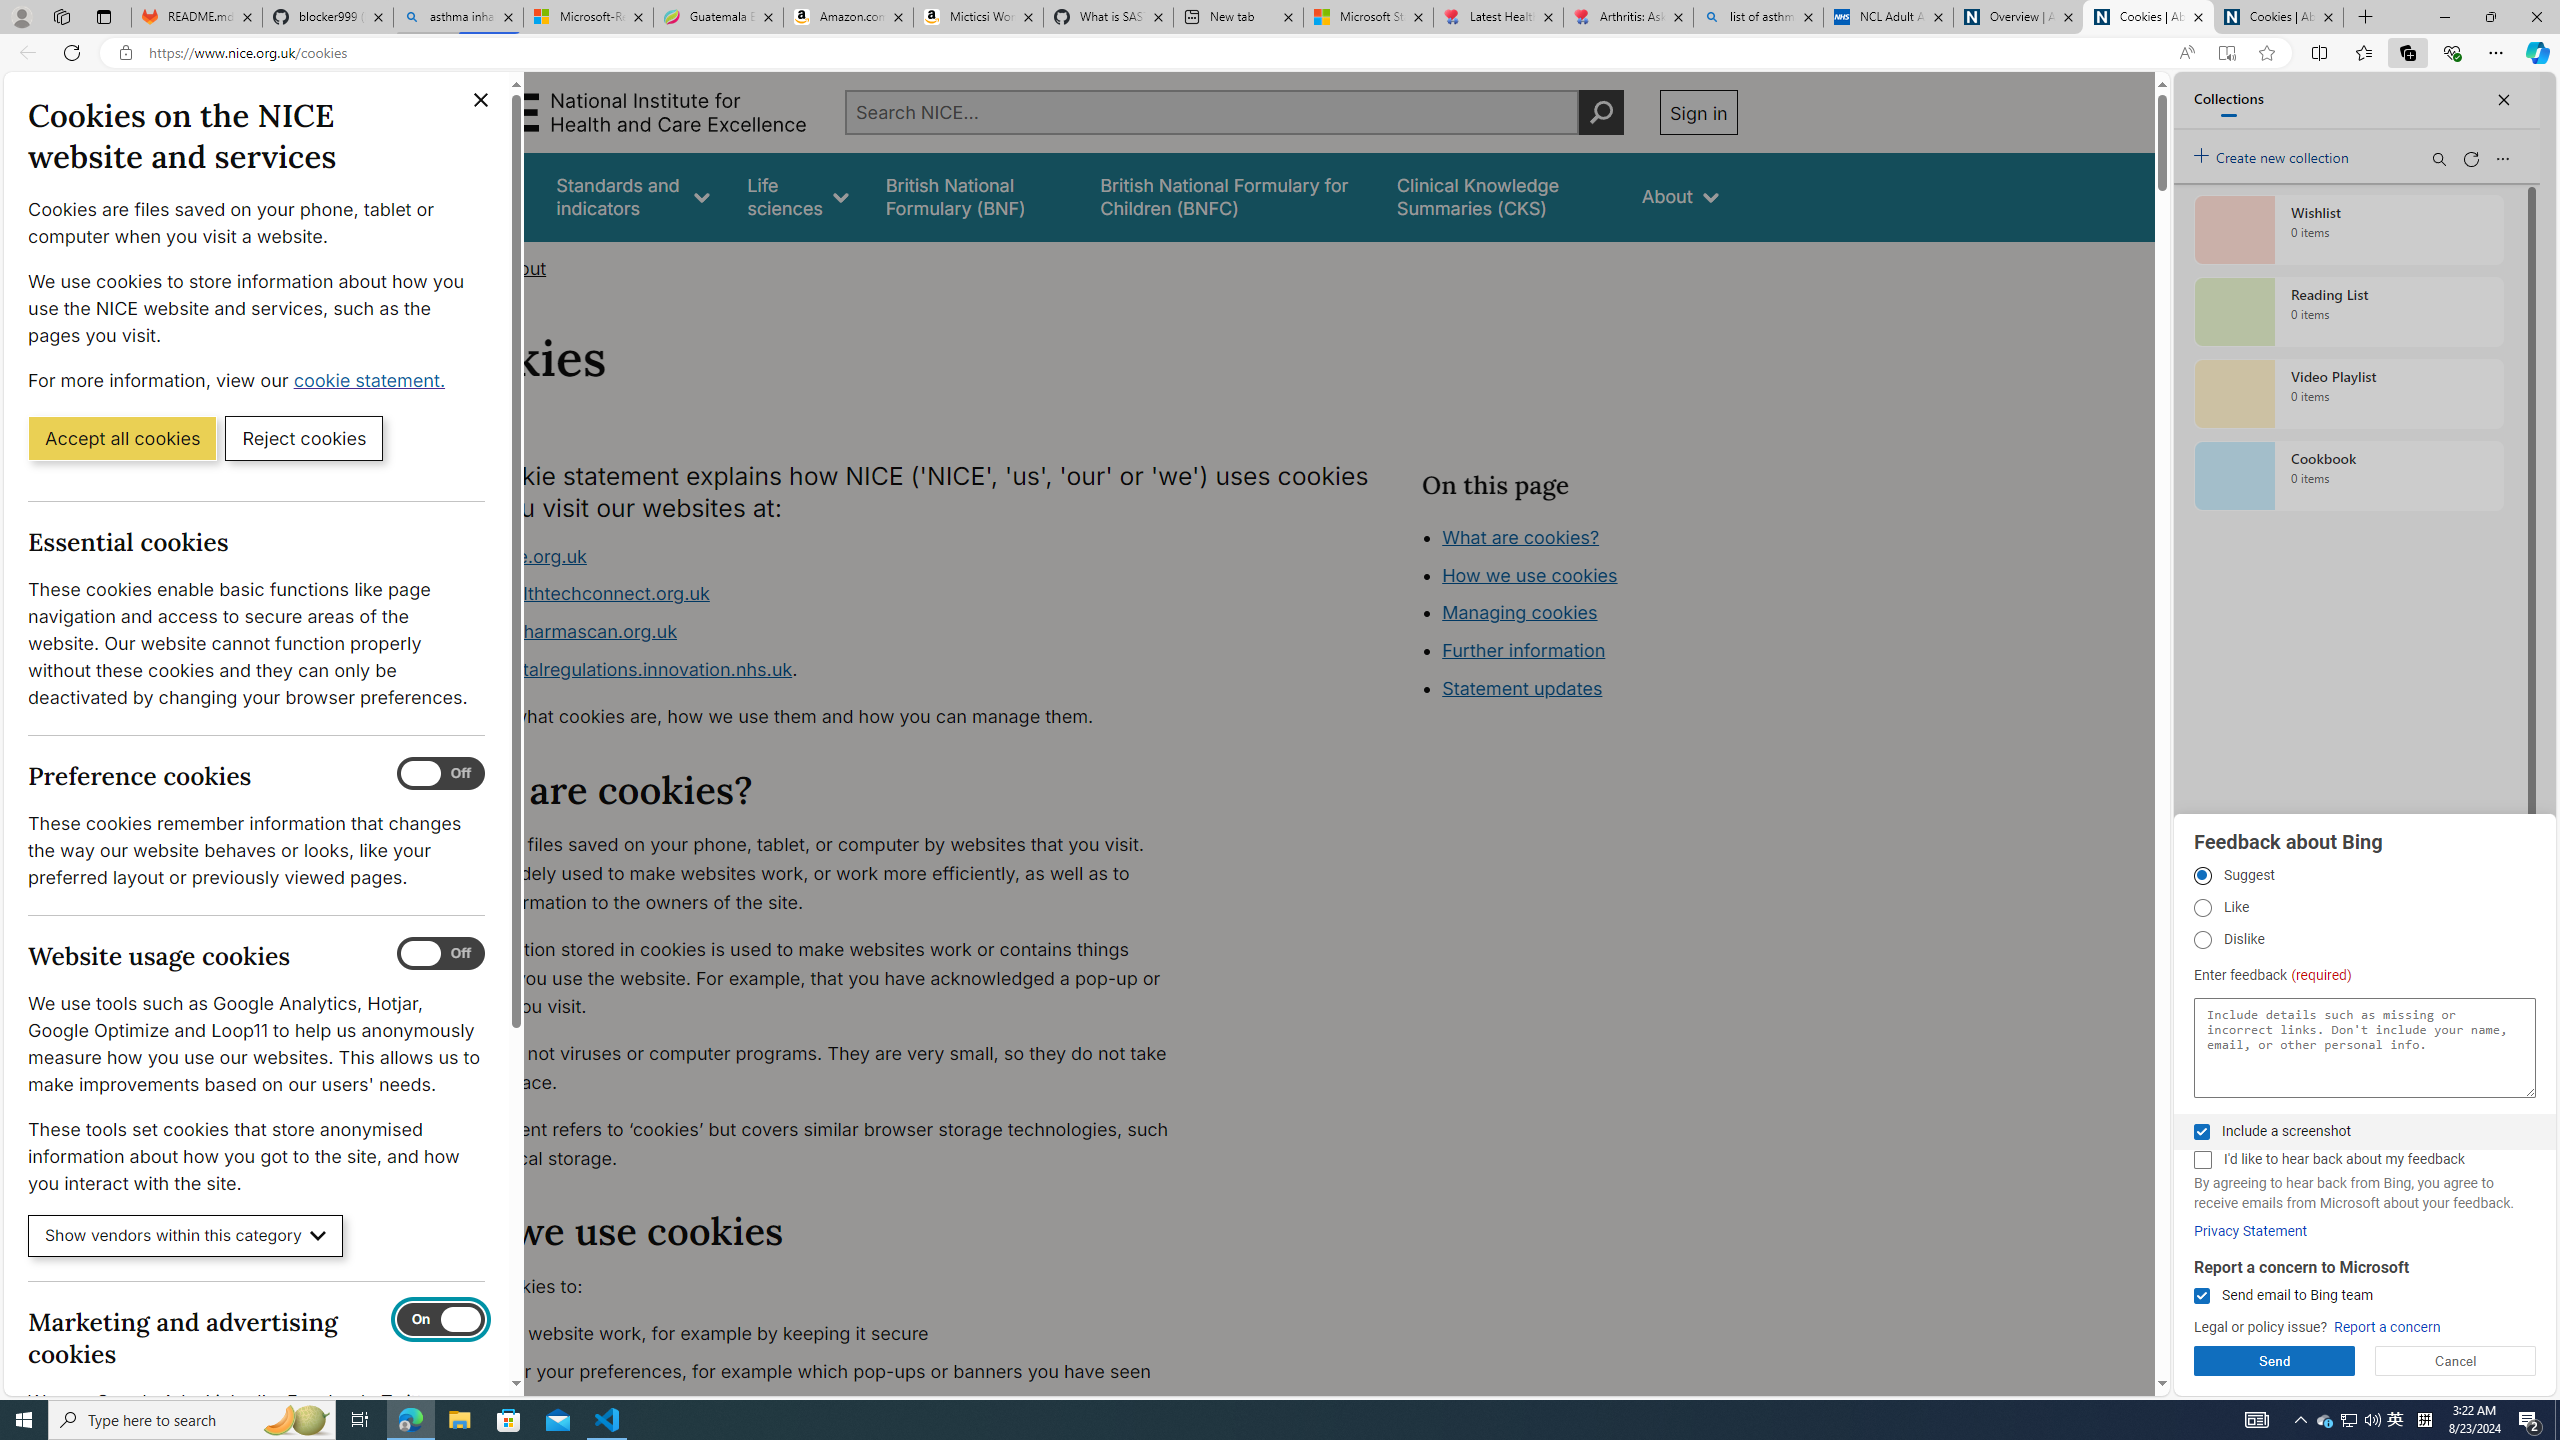 This screenshot has width=2560, height=1440. I want to click on 'www.nice.org.uk', so click(513, 555).